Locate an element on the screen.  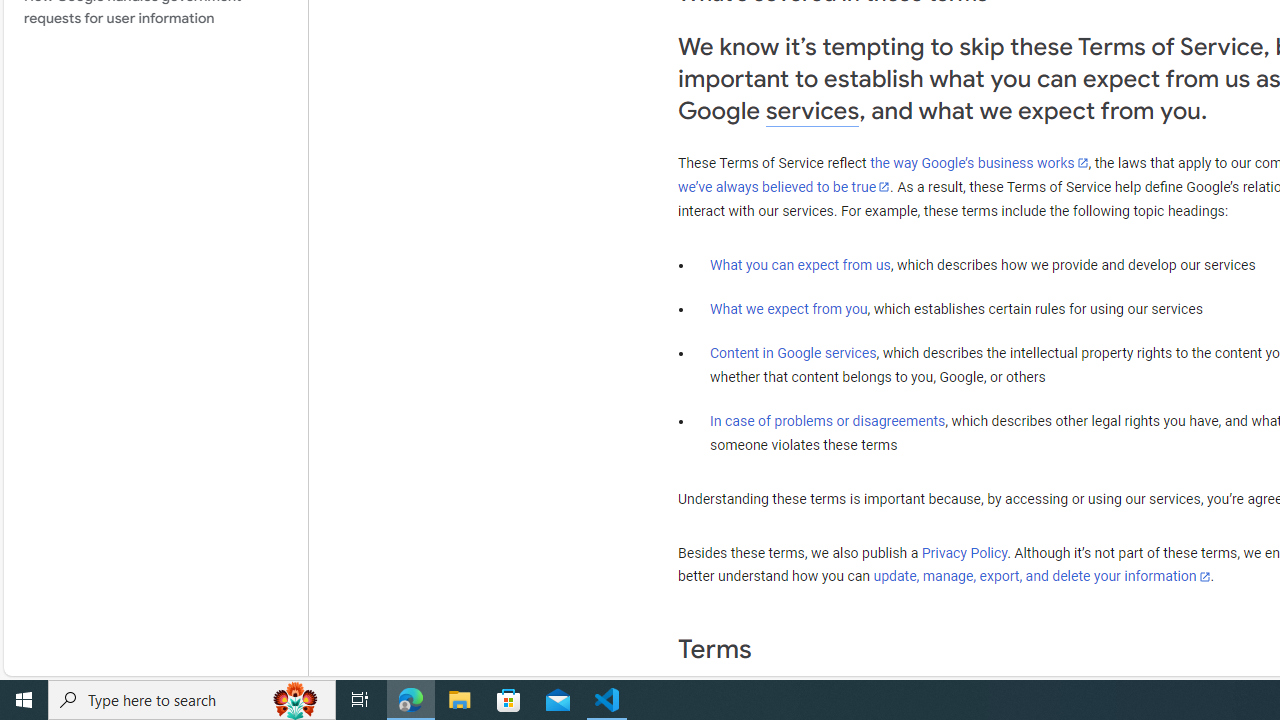
'What you can expect from us' is located at coordinates (800, 264).